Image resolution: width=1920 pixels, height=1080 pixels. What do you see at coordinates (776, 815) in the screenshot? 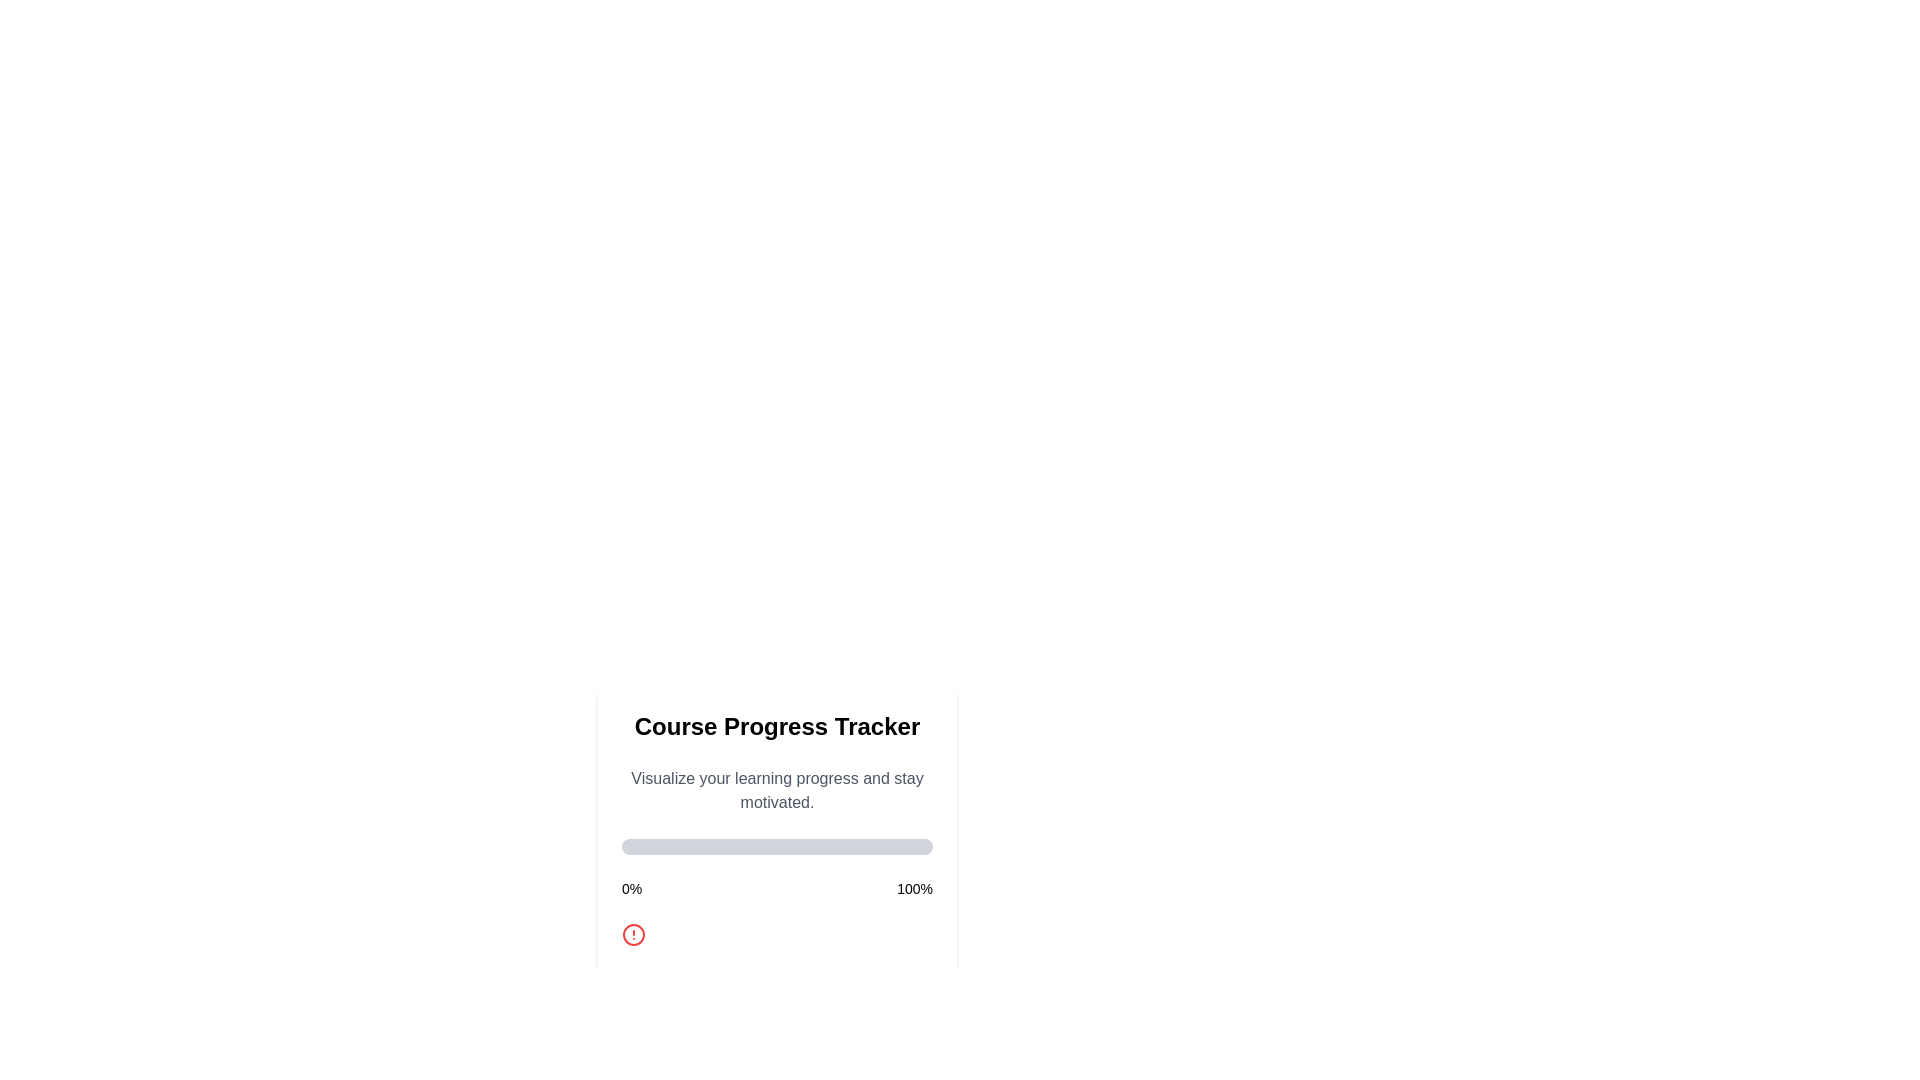
I see `the Dialog Box that displays information about course progress, located above the 'Progress' button and below the 'Course Progress Tracker' heading` at bounding box center [776, 815].